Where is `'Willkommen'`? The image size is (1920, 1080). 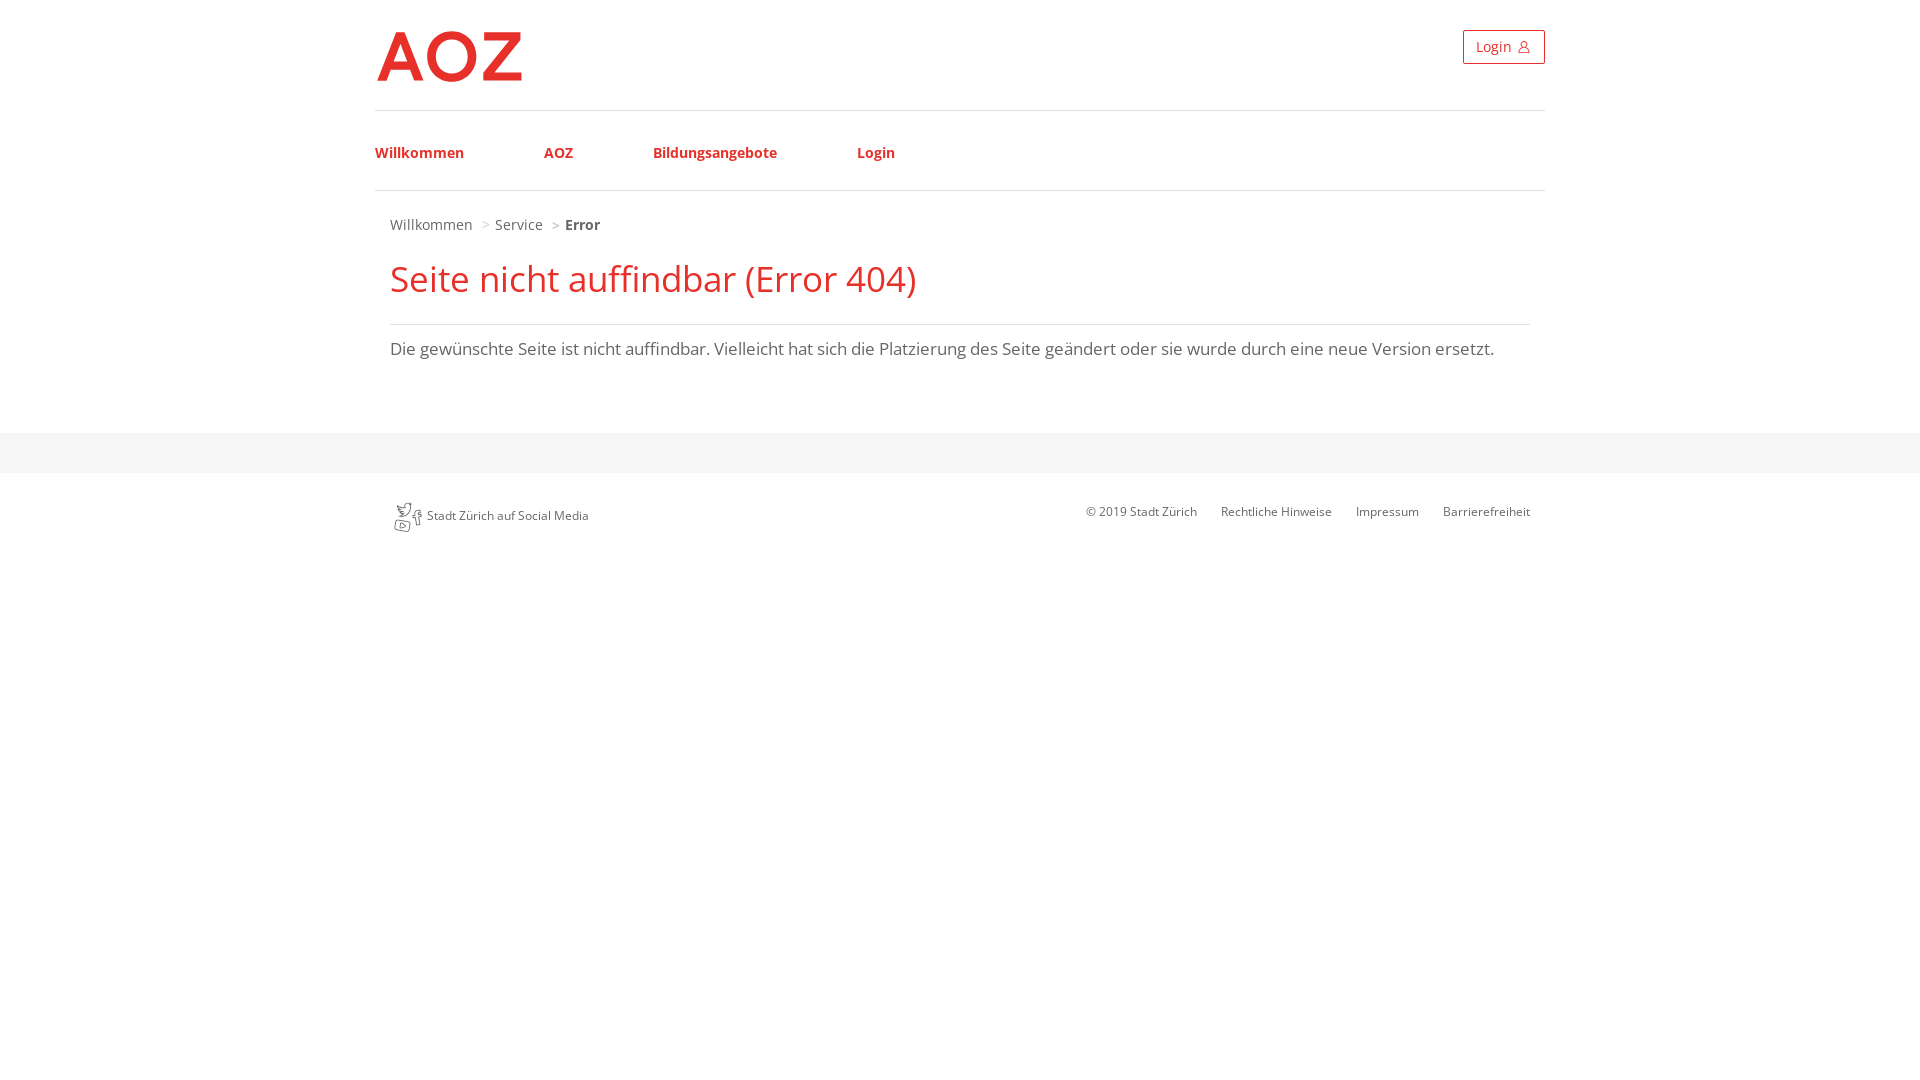 'Willkommen' is located at coordinates (430, 224).